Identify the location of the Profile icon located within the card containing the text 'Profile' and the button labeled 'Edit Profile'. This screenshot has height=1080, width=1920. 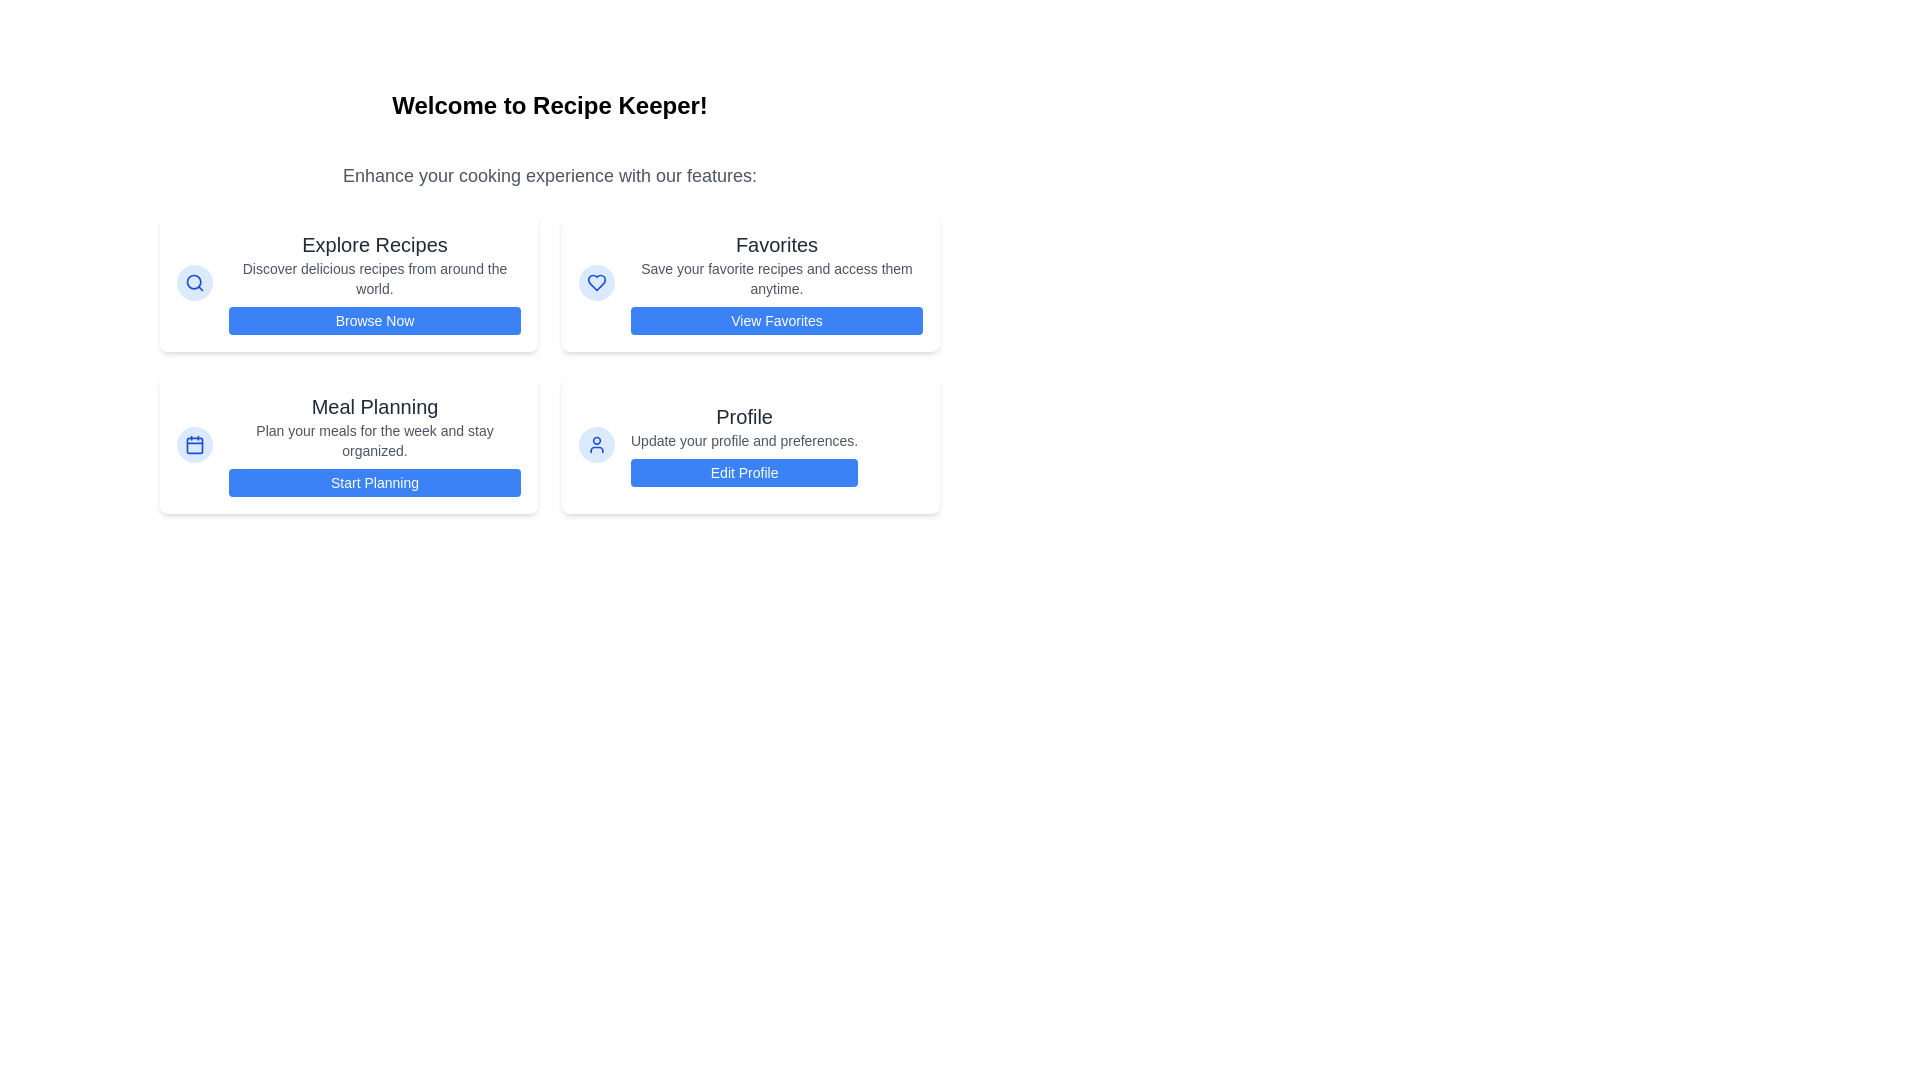
(595, 443).